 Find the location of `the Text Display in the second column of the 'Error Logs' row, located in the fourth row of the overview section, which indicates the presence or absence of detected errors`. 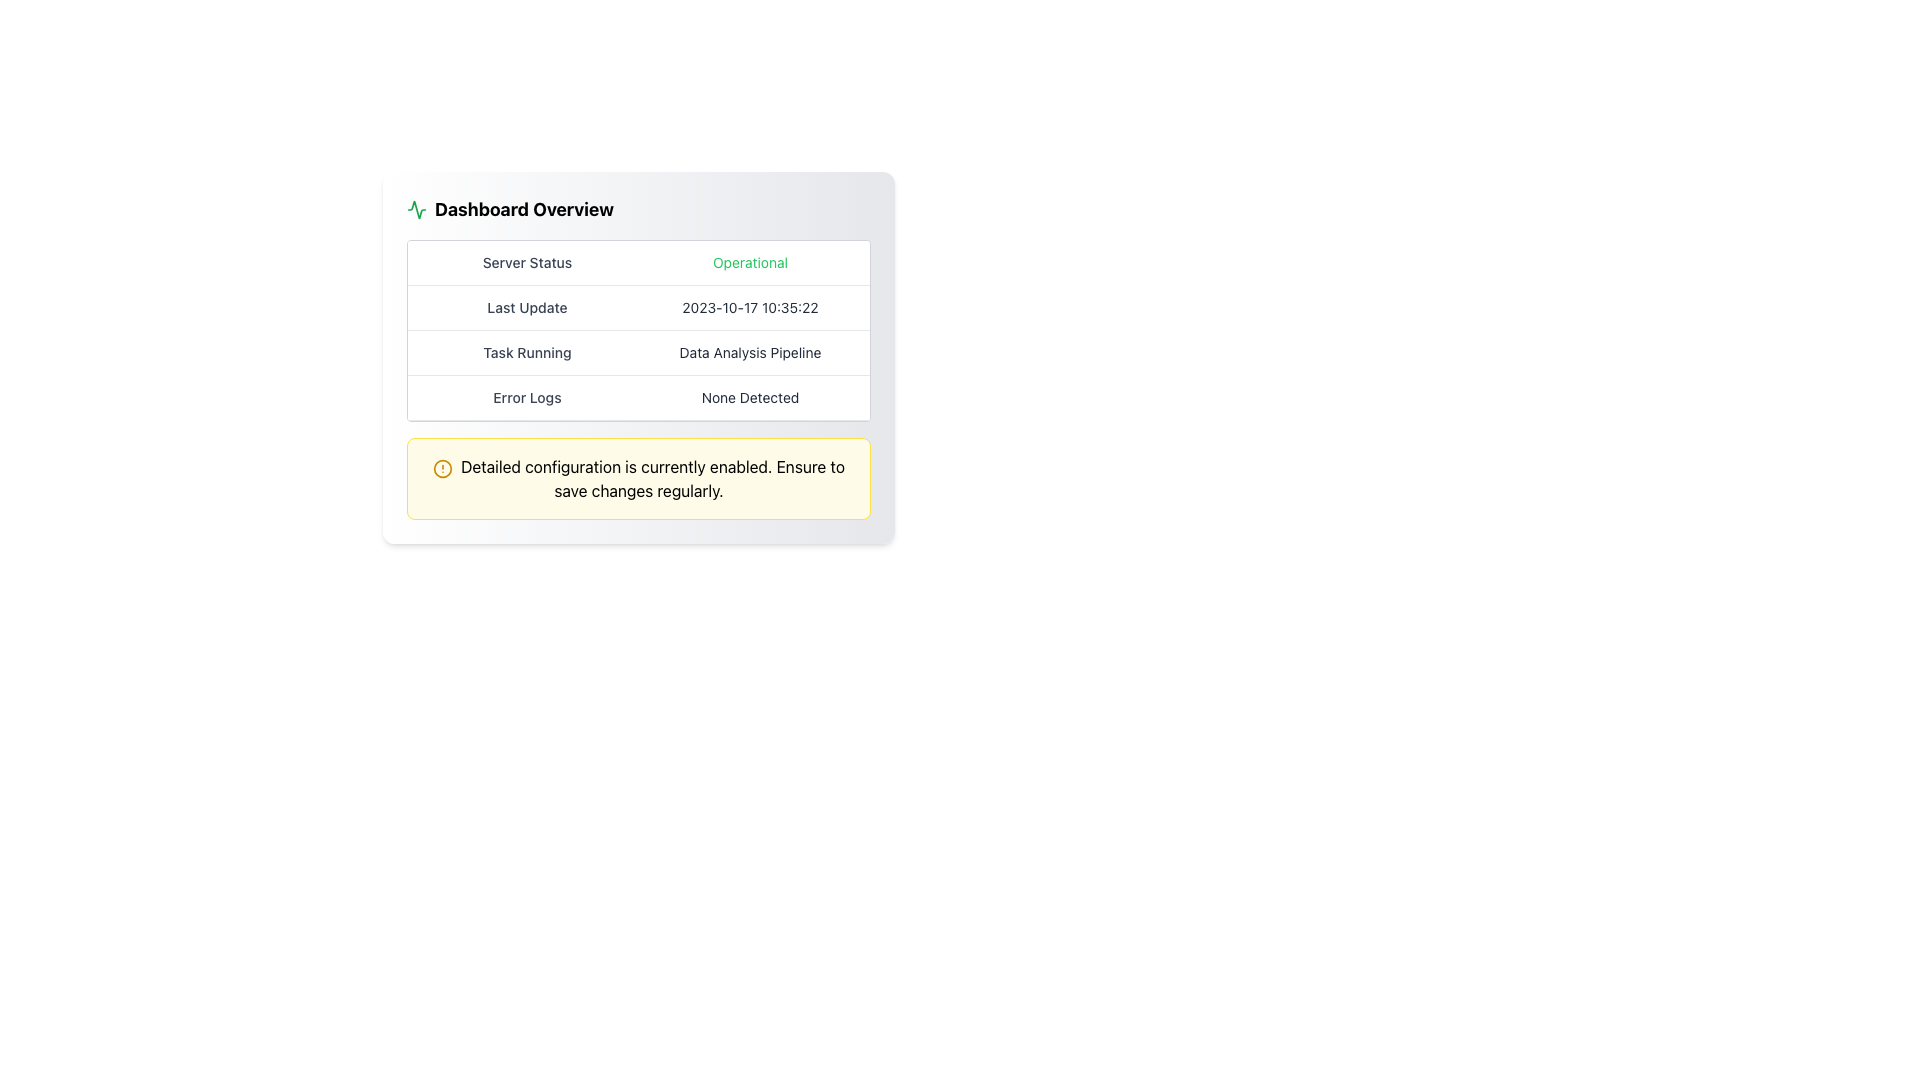

the Text Display in the second column of the 'Error Logs' row, located in the fourth row of the overview section, which indicates the presence or absence of detected errors is located at coordinates (749, 397).